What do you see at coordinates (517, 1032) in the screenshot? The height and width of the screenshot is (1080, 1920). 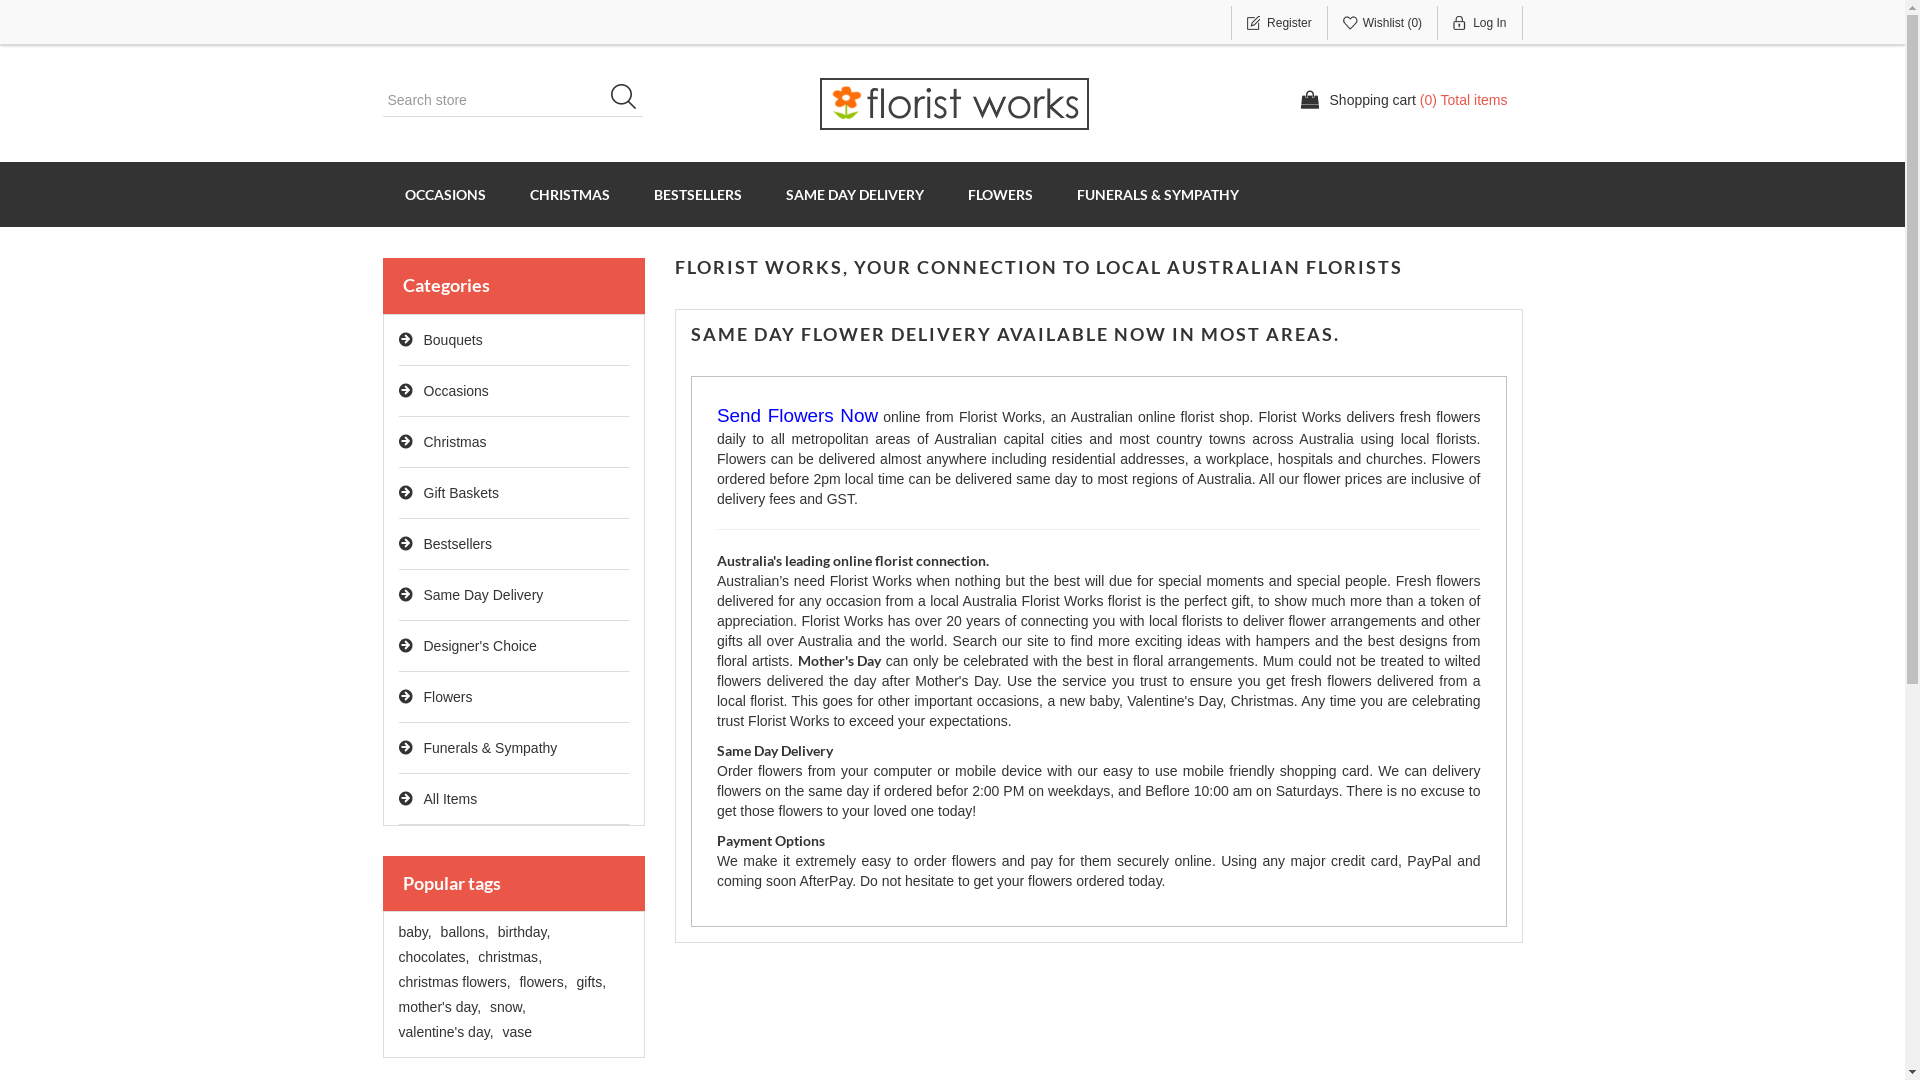 I see `'vase'` at bounding box center [517, 1032].